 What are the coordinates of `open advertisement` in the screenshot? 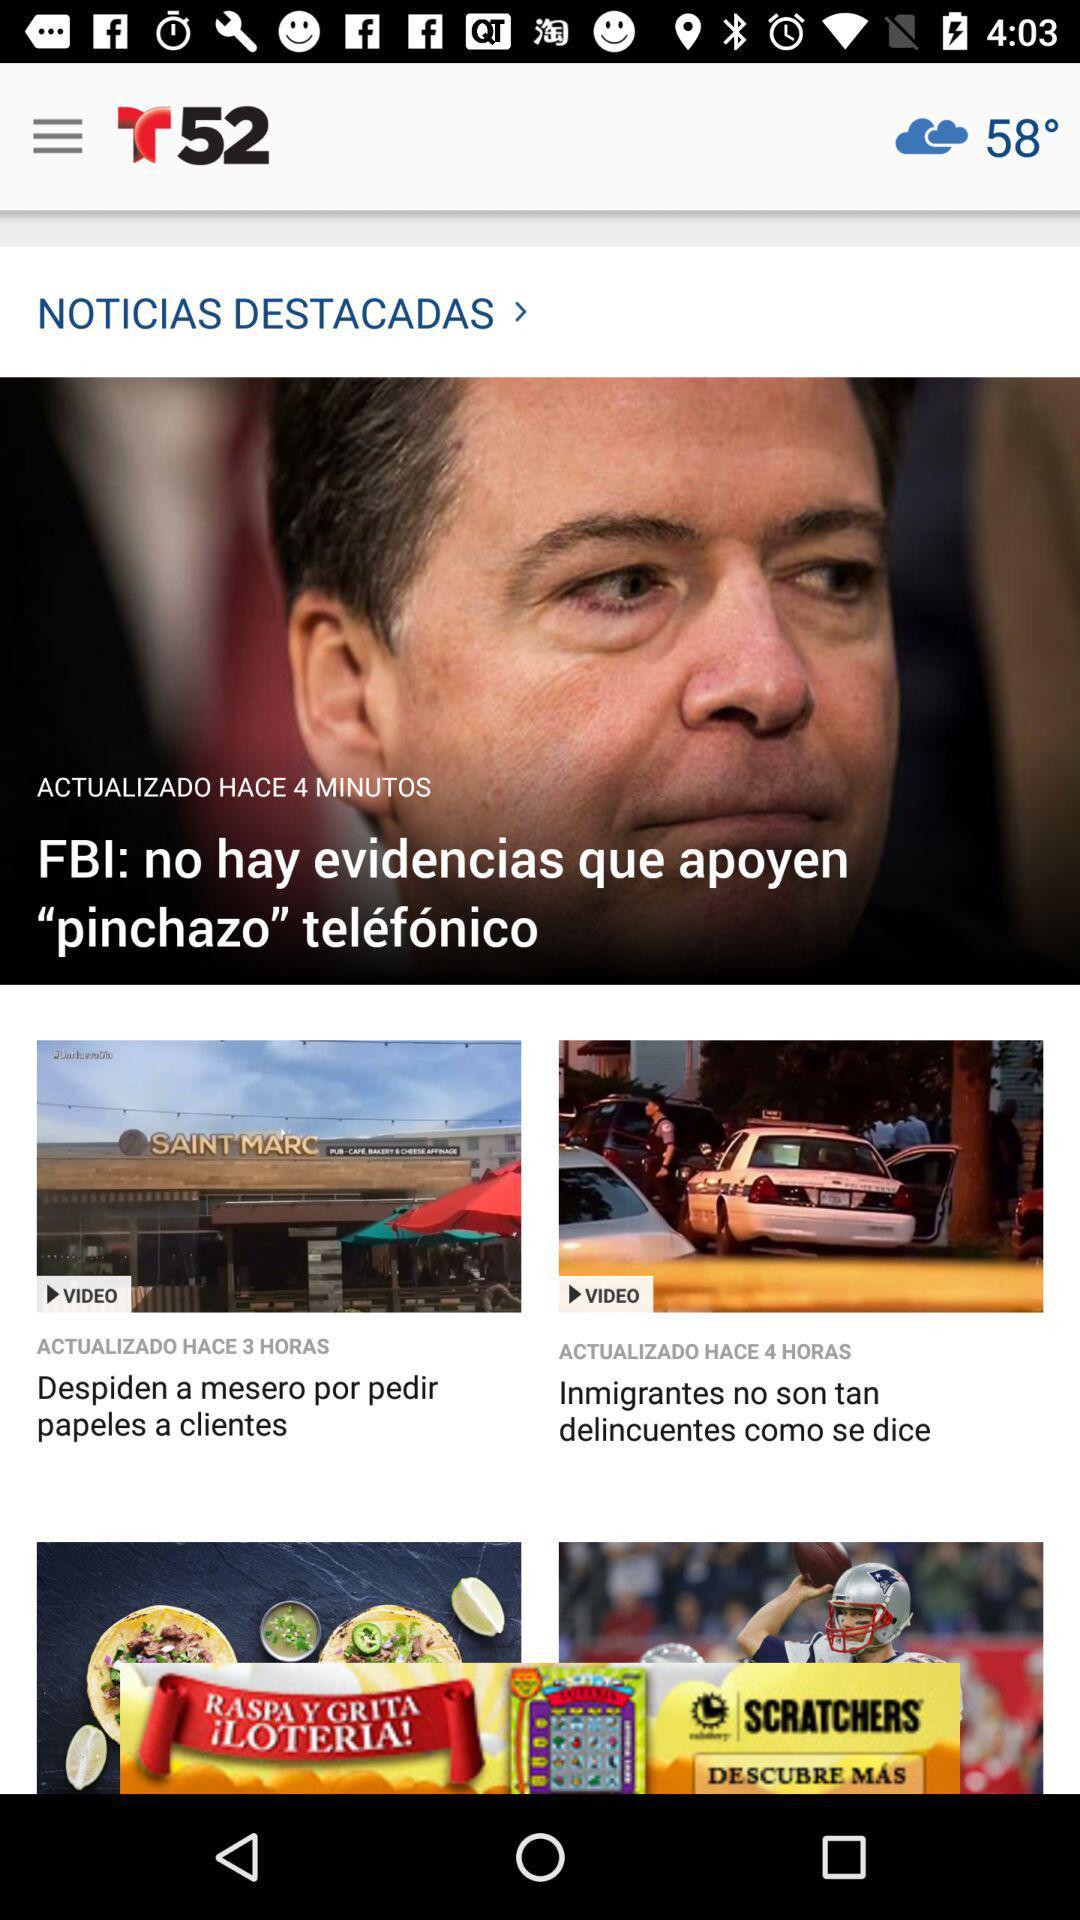 It's located at (278, 1667).